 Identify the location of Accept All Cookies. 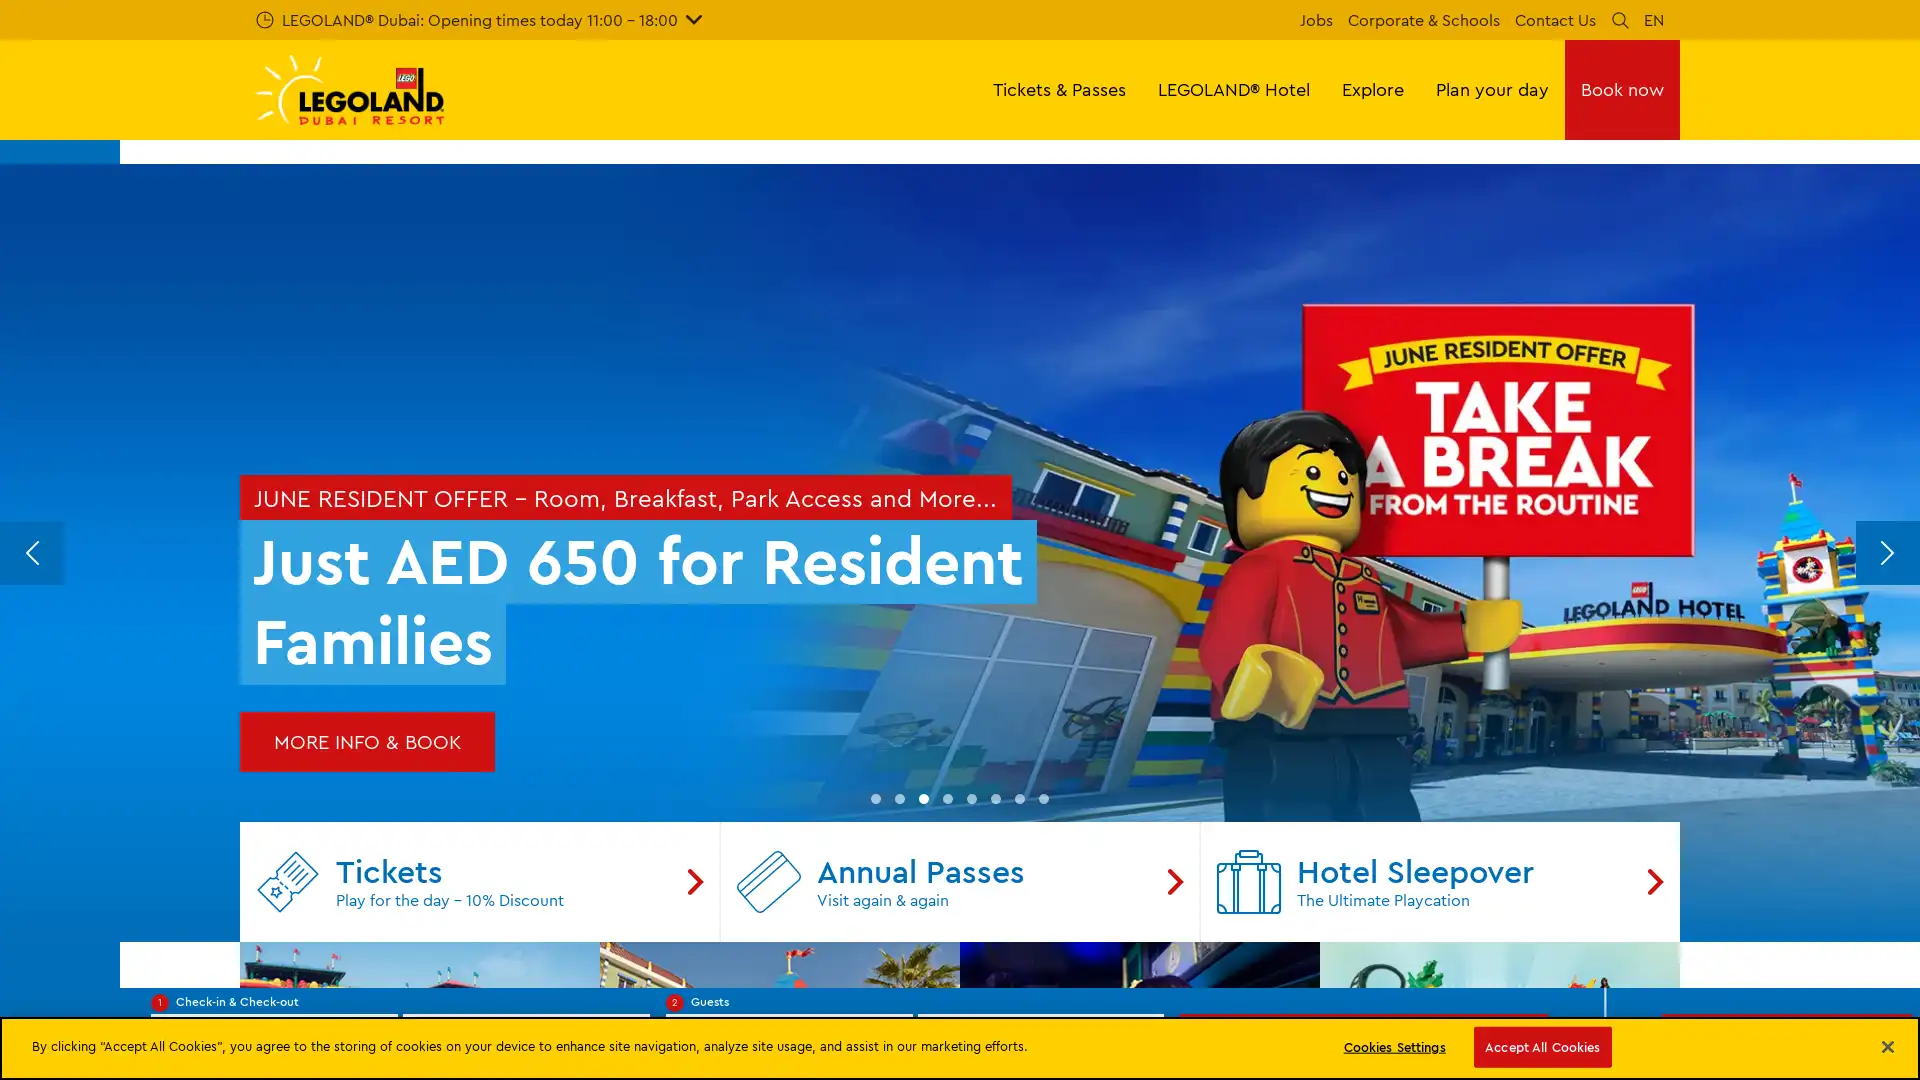
(1541, 1045).